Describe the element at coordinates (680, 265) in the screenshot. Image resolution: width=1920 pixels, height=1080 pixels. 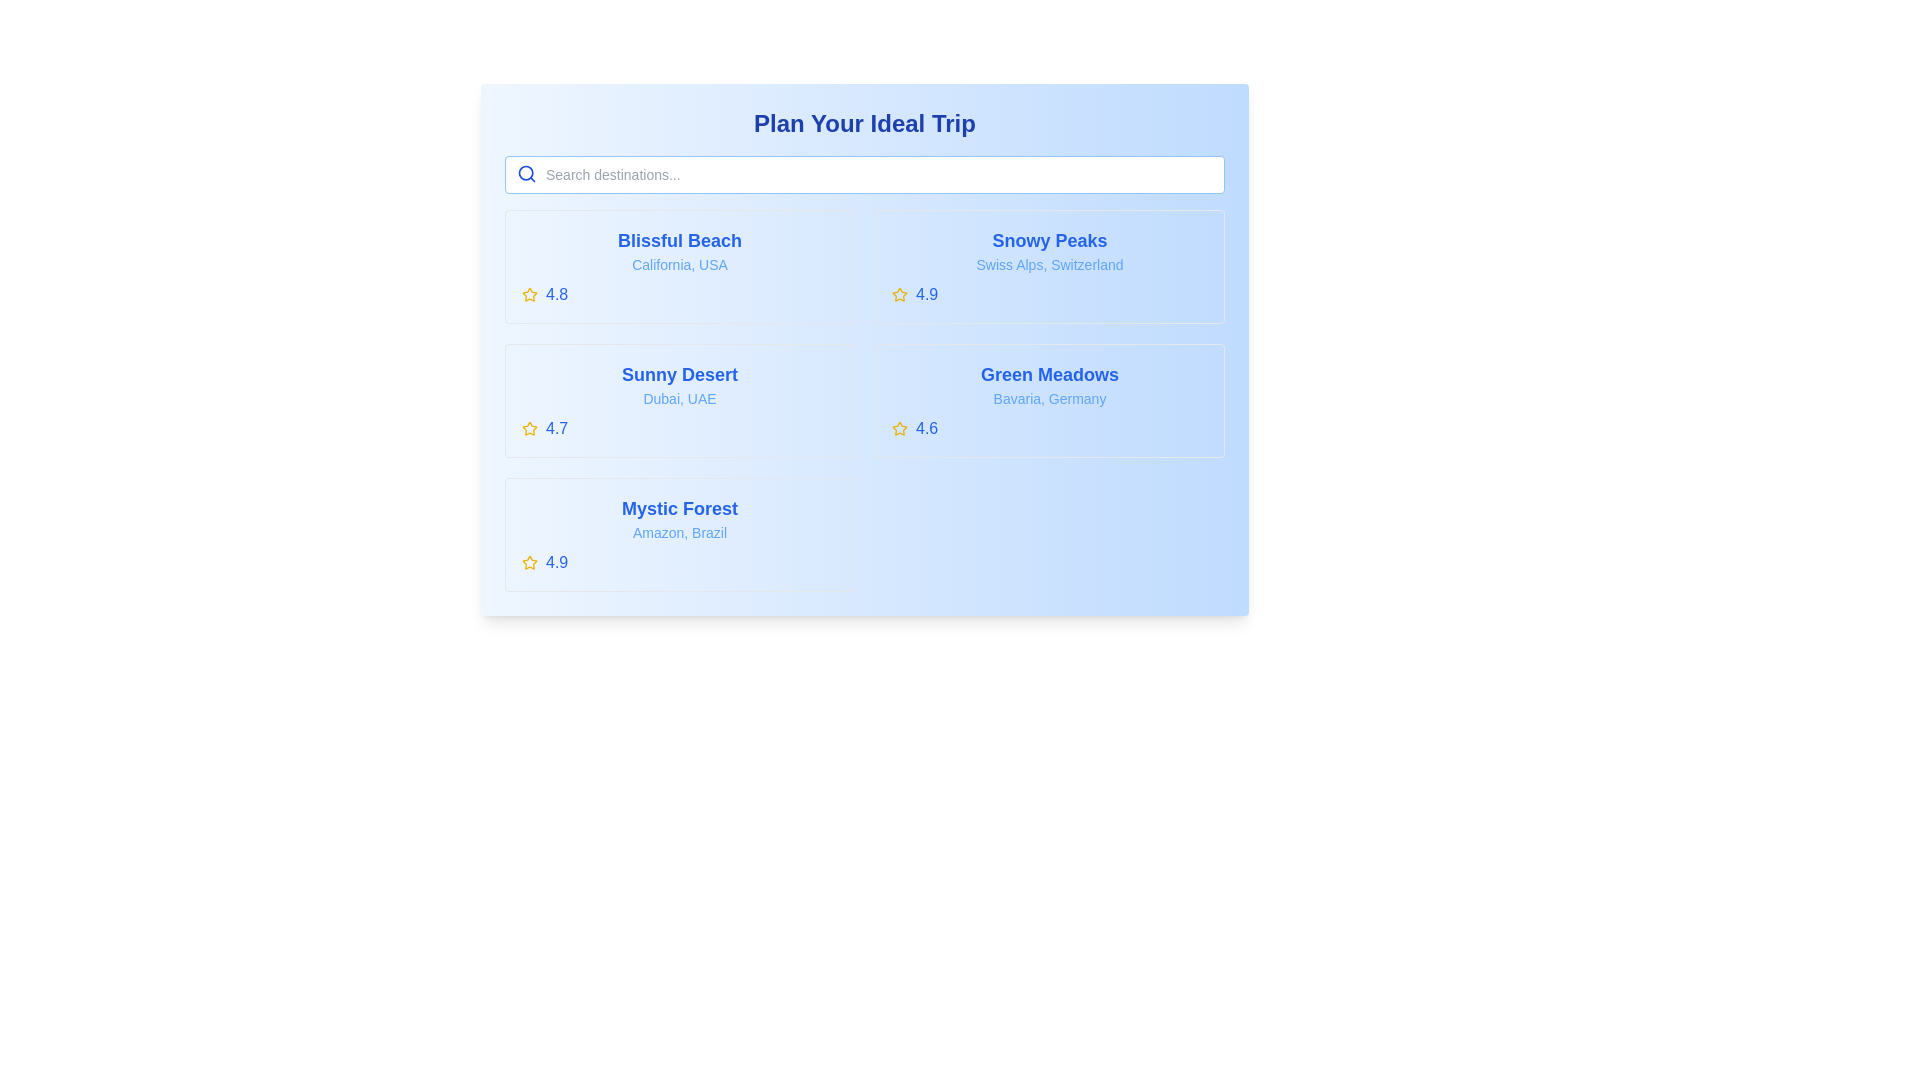
I see `the 'Blissful Beach' Card element, which displays information about the destination and is located in the top-left corner of the grid layout` at that location.